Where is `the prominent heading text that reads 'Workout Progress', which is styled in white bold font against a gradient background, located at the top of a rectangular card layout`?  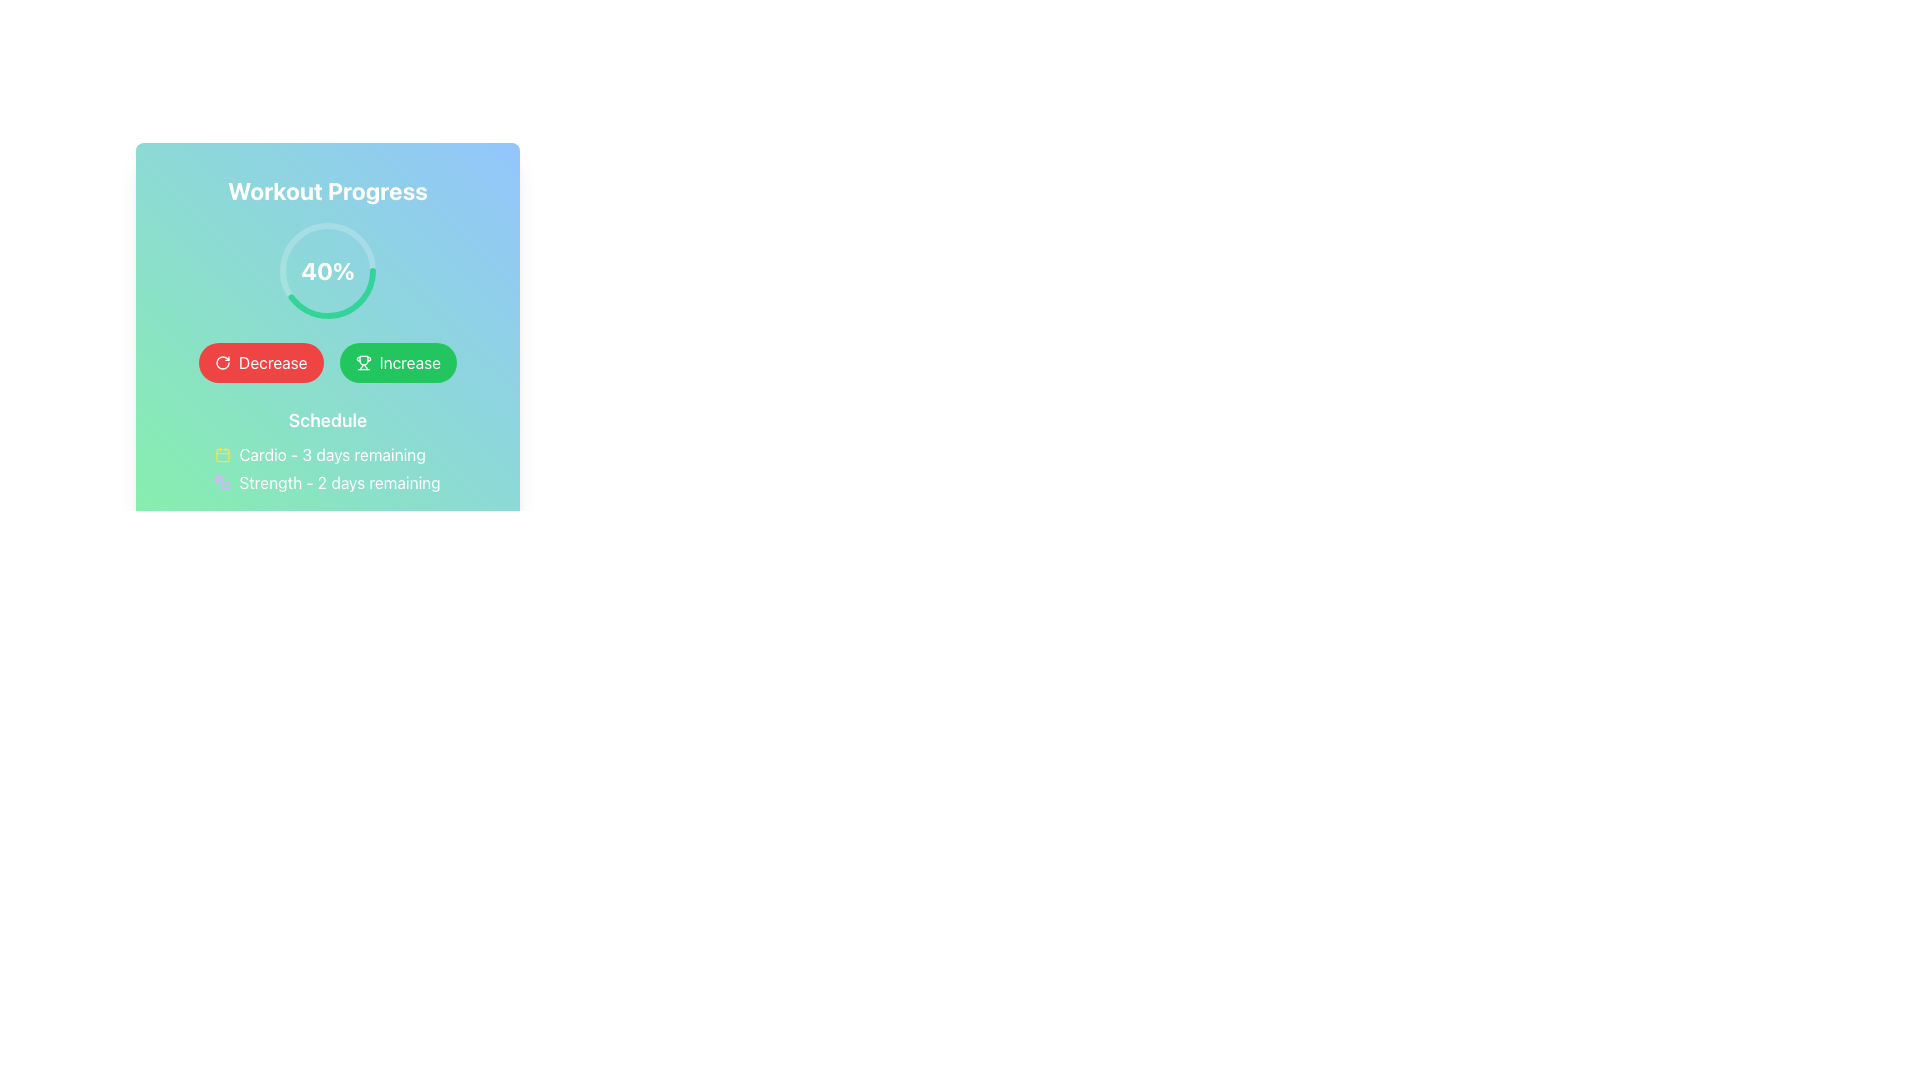 the prominent heading text that reads 'Workout Progress', which is styled in white bold font against a gradient background, located at the top of a rectangular card layout is located at coordinates (327, 191).